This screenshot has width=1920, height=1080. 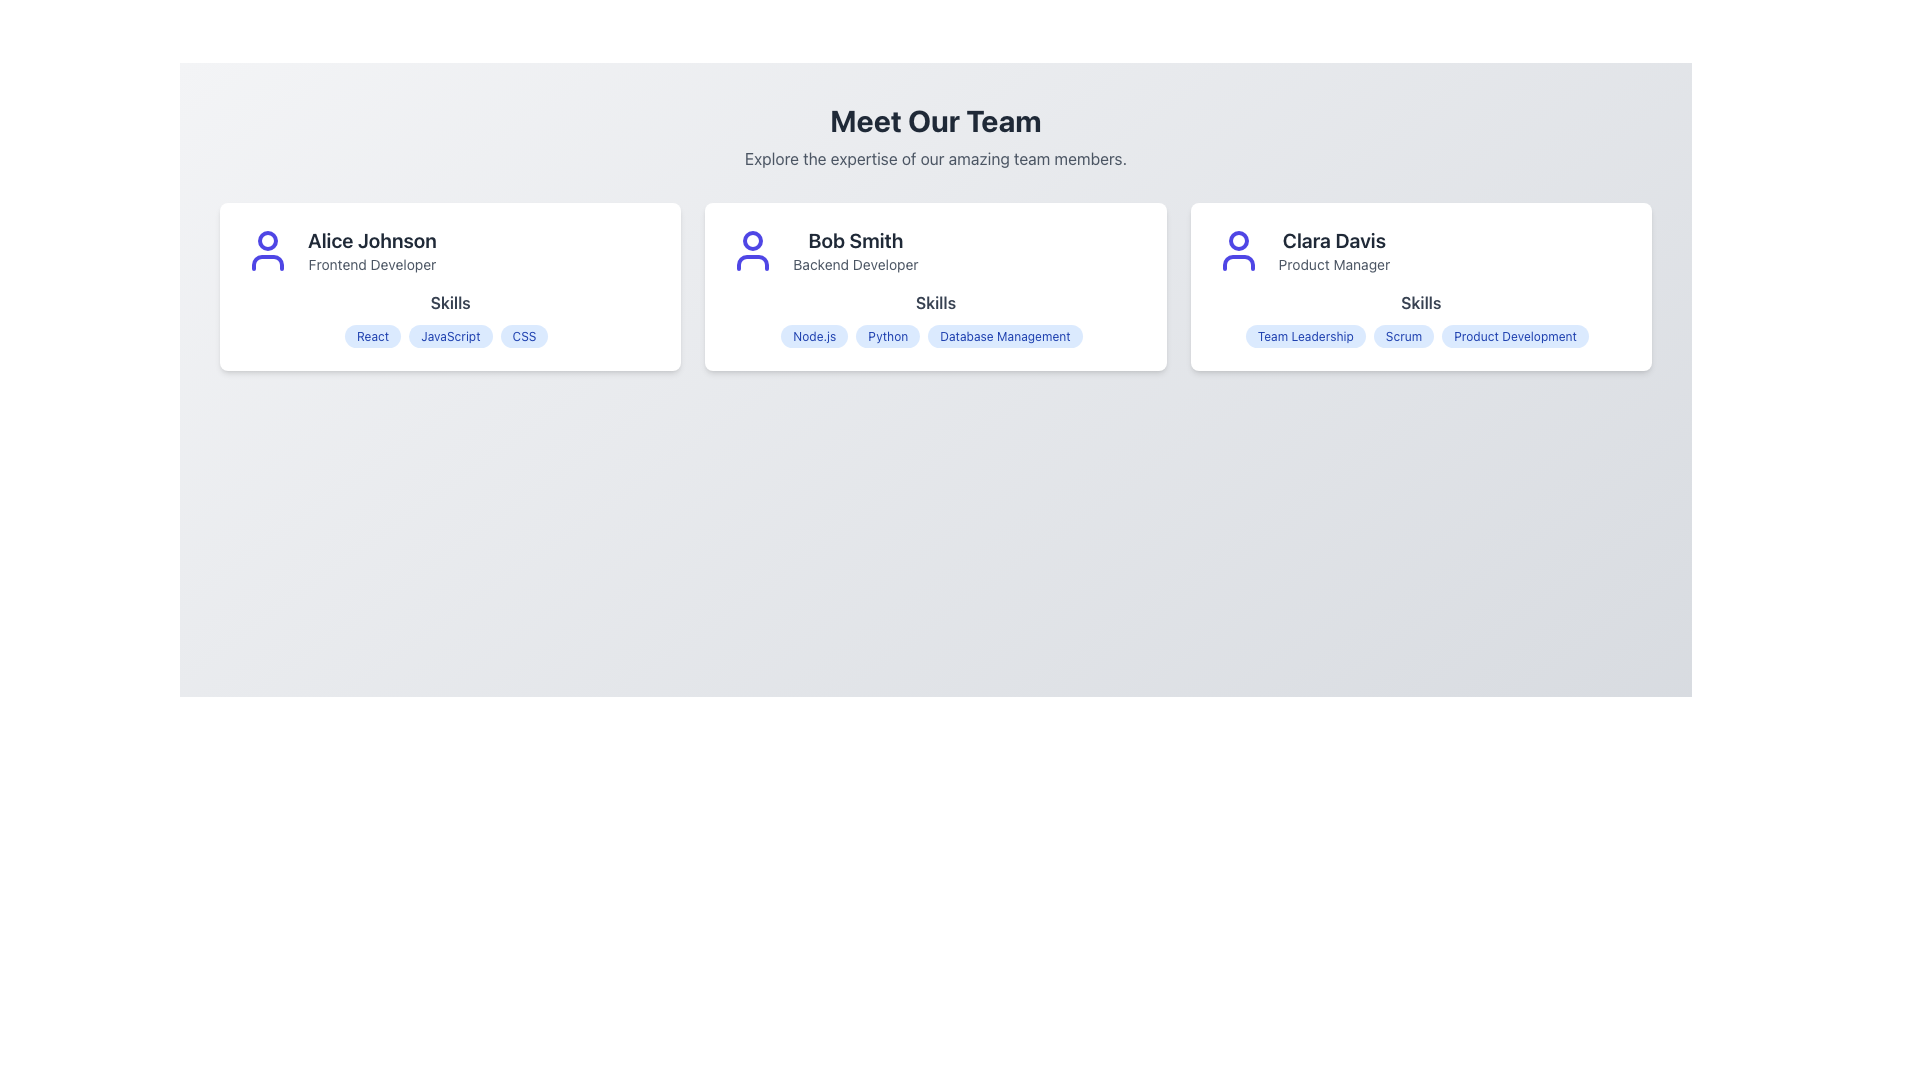 What do you see at coordinates (449, 334) in the screenshot?
I see `the 'JavaScript' skill label, which is the second label under the 'Skills' heading in Alice Johnson's card` at bounding box center [449, 334].